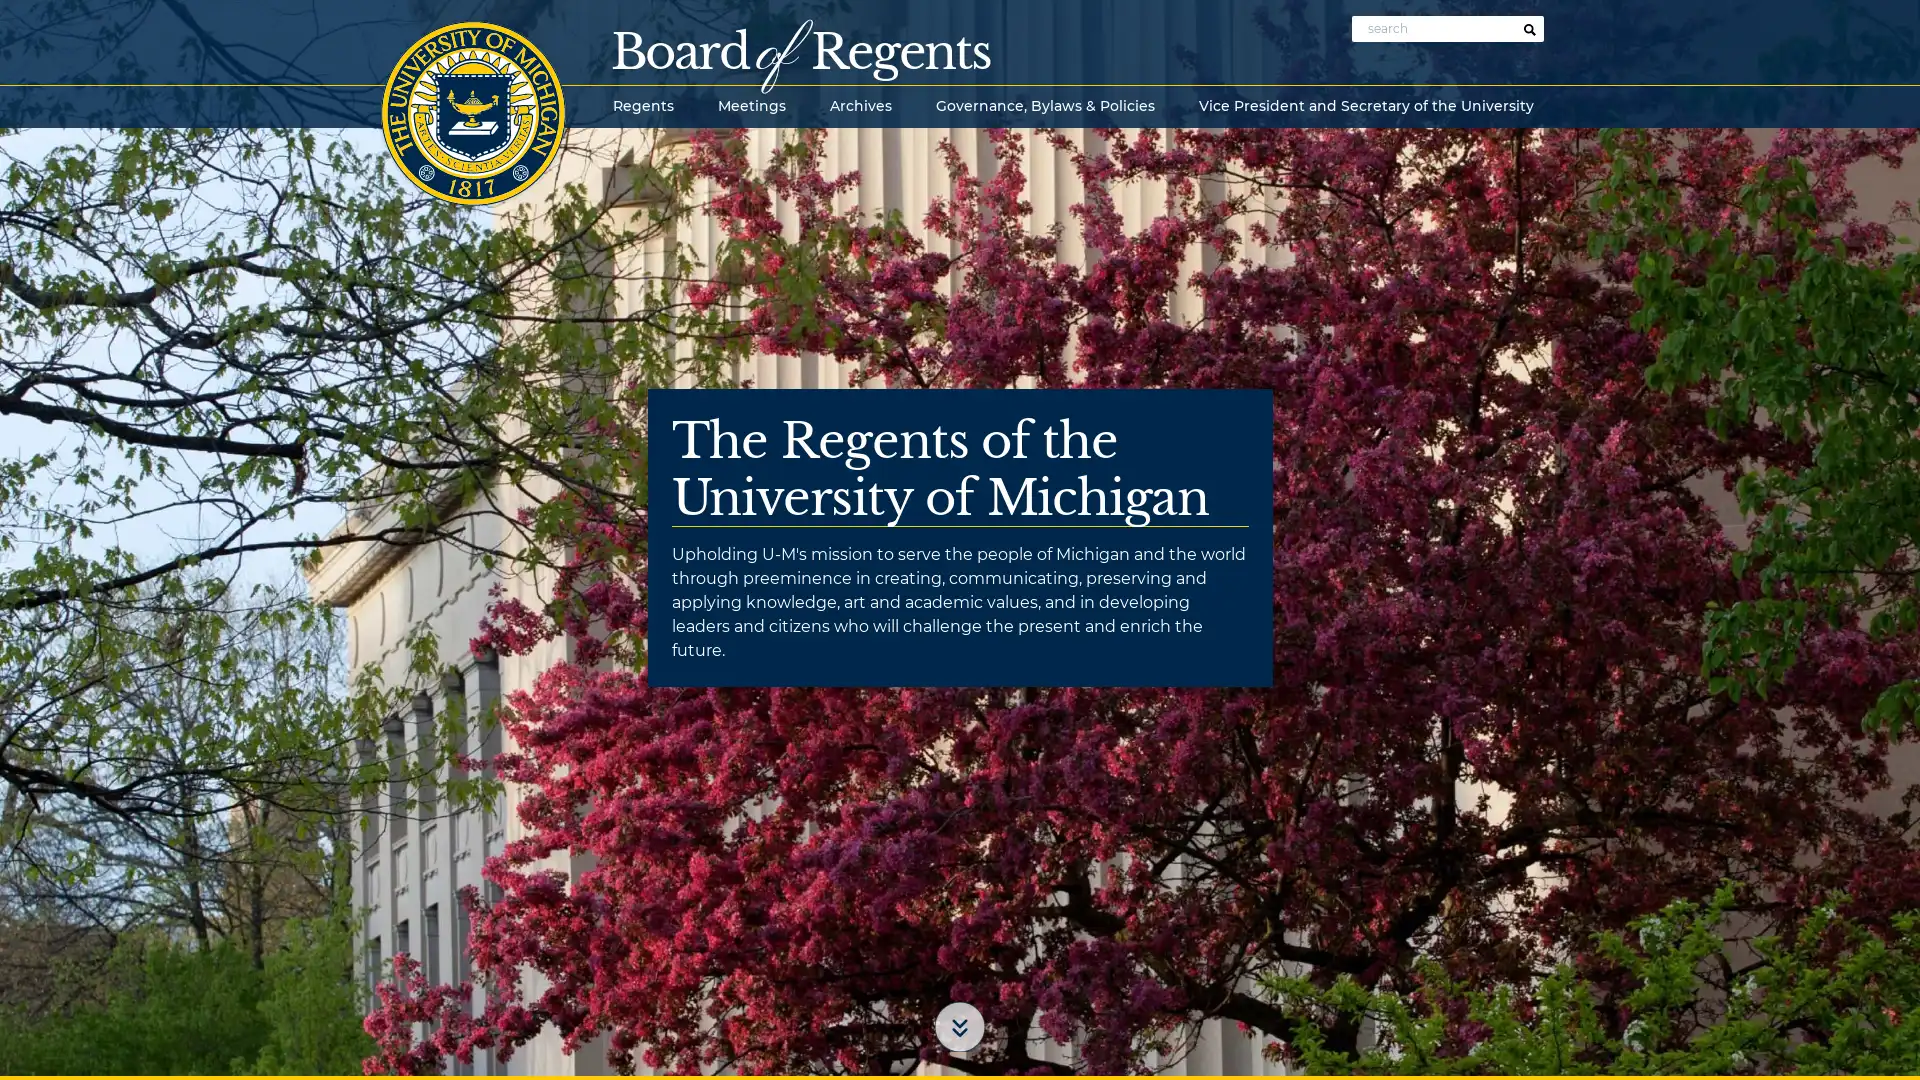 Image resolution: width=1920 pixels, height=1080 pixels. Describe the element at coordinates (1529, 30) in the screenshot. I see `submit form` at that location.